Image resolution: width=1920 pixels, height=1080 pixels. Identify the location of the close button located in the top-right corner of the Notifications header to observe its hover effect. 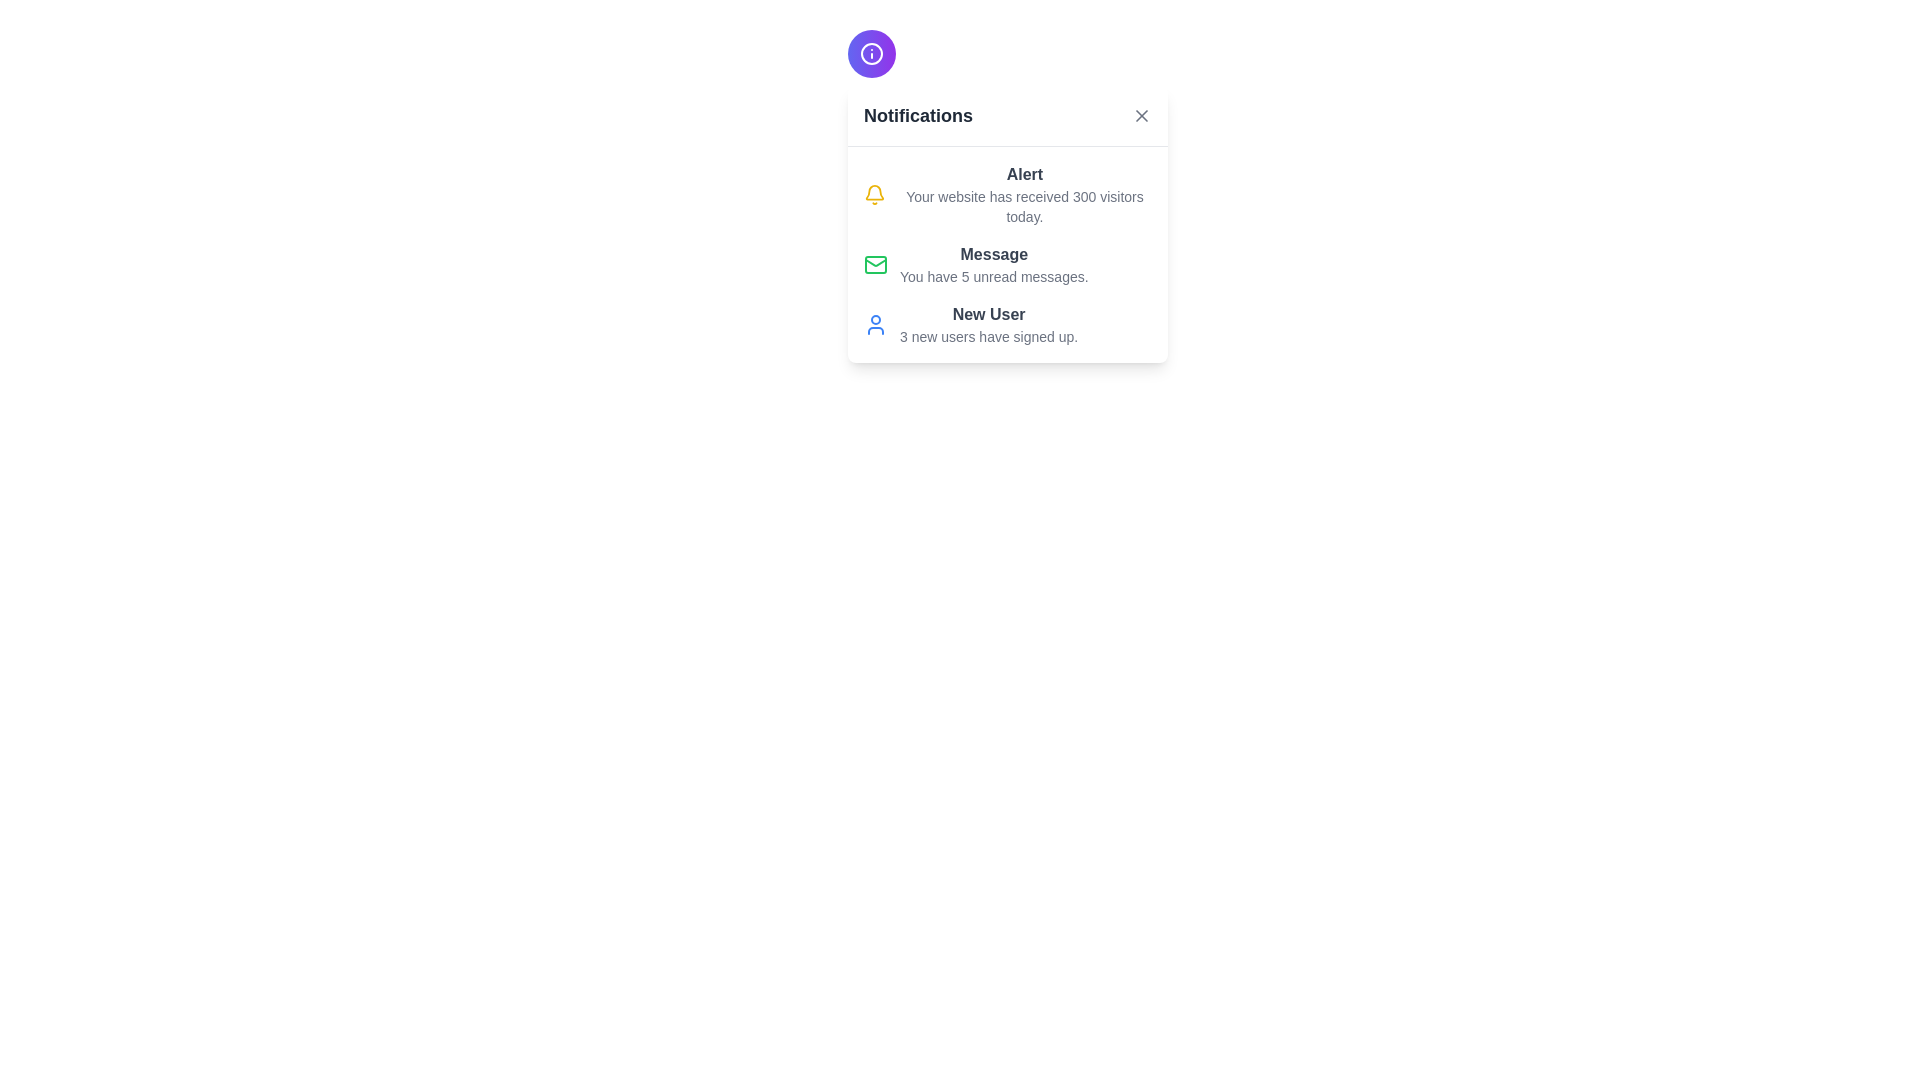
(1142, 115).